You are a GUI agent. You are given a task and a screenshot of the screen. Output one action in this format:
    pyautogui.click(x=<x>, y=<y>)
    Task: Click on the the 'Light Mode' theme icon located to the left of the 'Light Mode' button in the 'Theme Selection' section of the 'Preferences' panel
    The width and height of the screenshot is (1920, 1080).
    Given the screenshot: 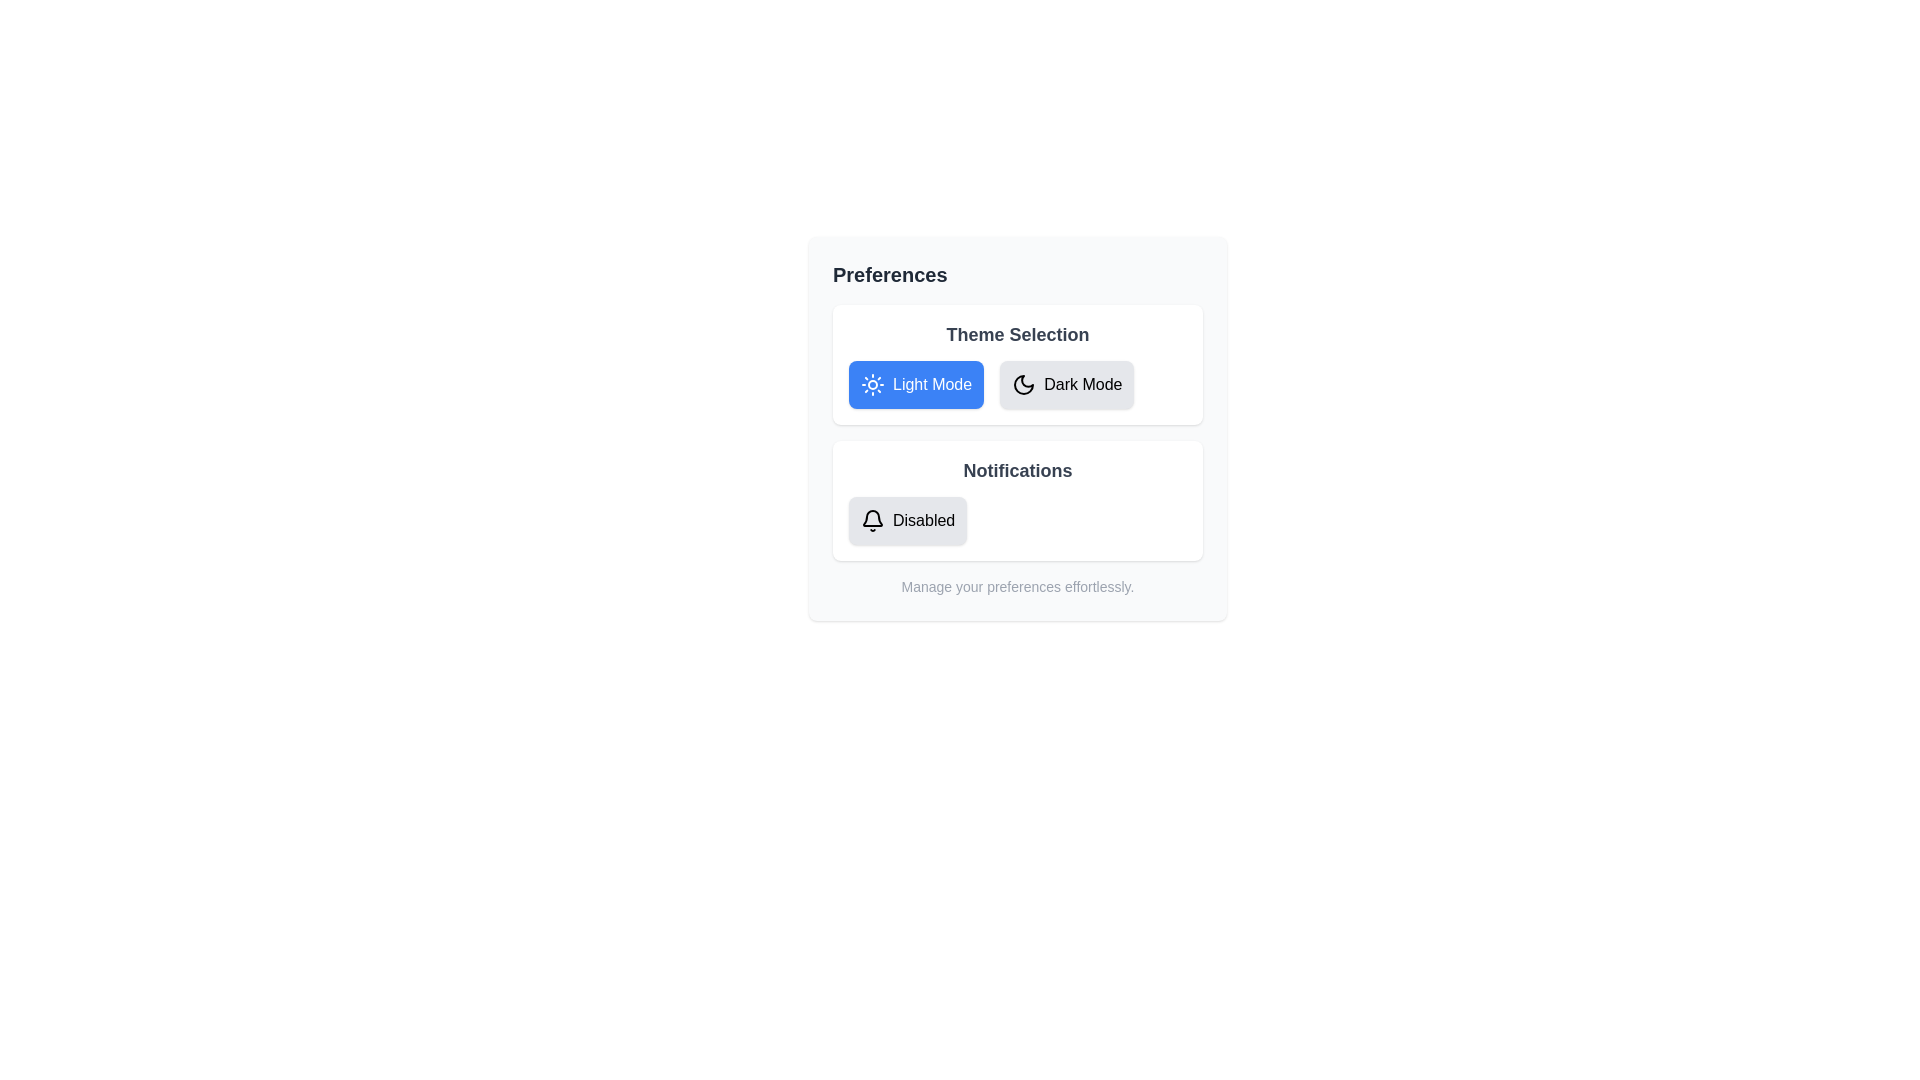 What is the action you would take?
    pyautogui.click(x=873, y=385)
    